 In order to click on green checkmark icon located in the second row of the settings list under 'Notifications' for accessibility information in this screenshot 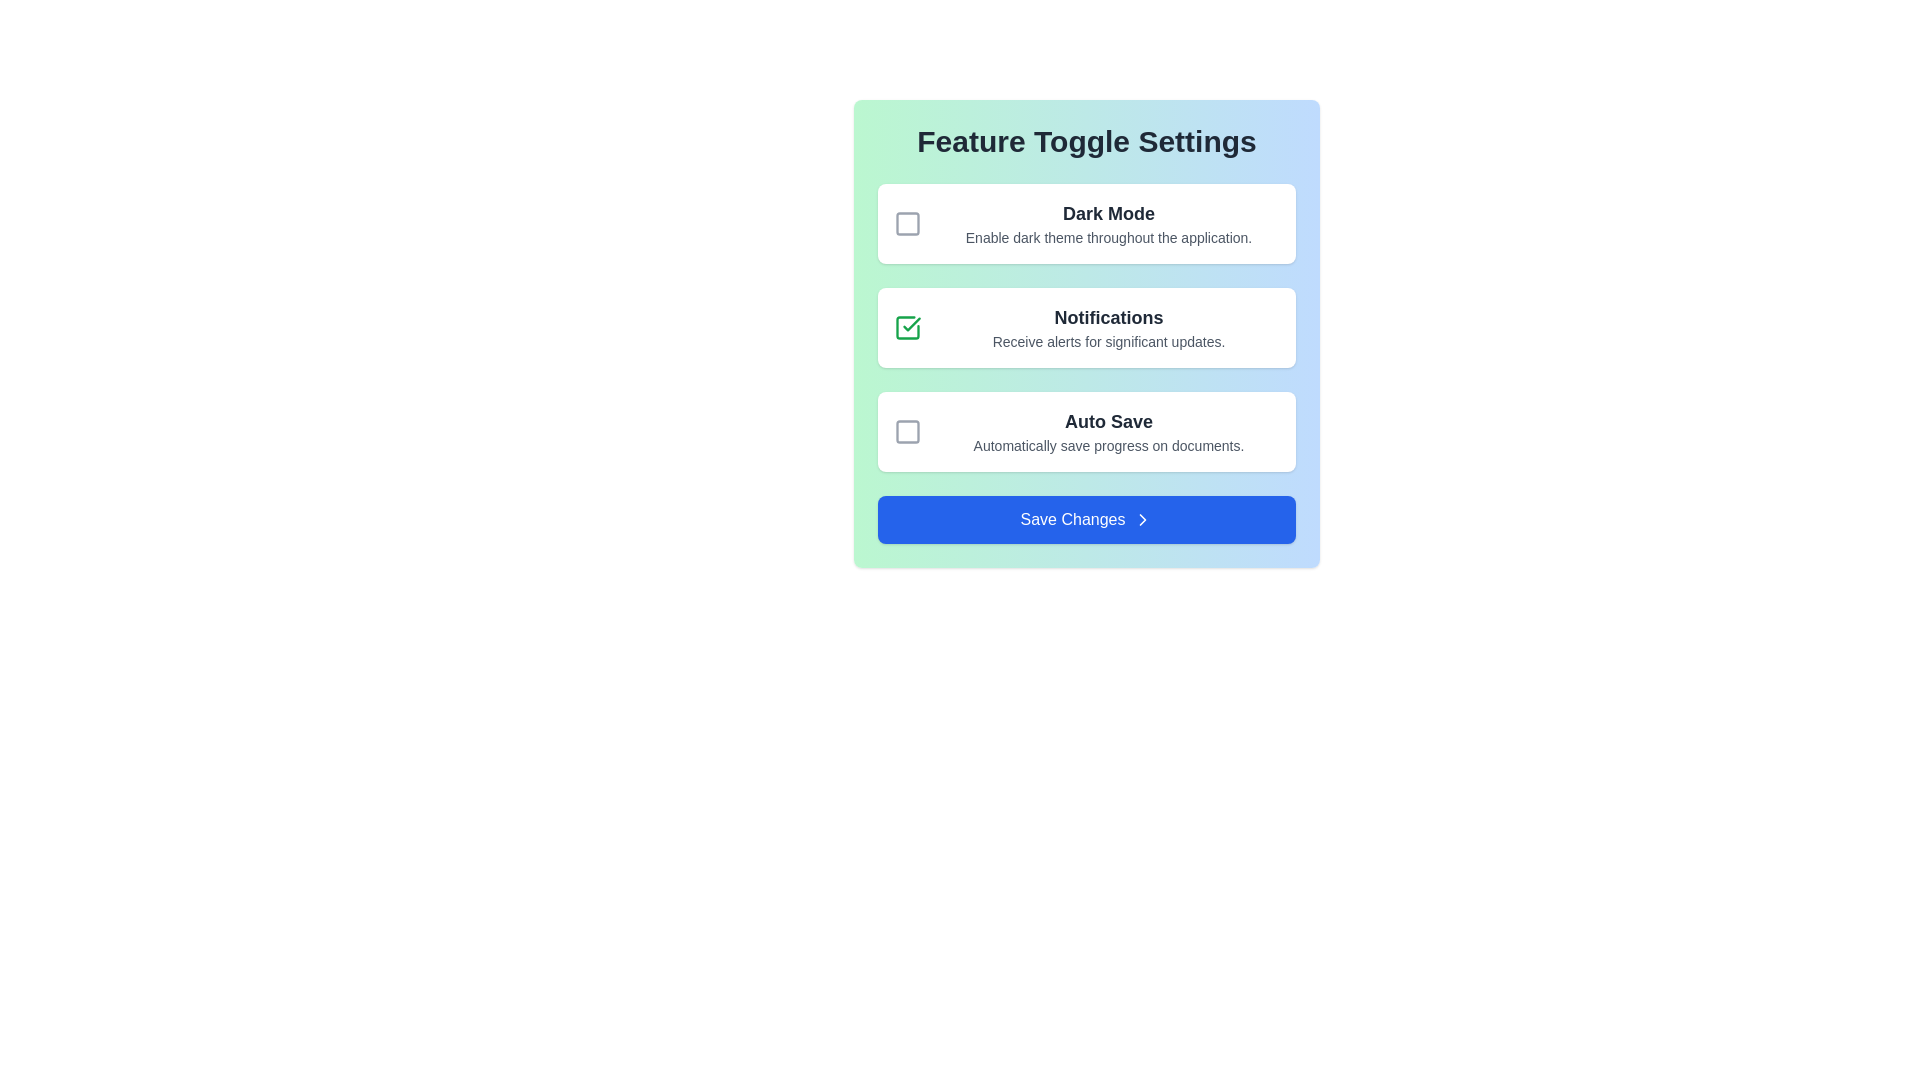, I will do `click(911, 323)`.